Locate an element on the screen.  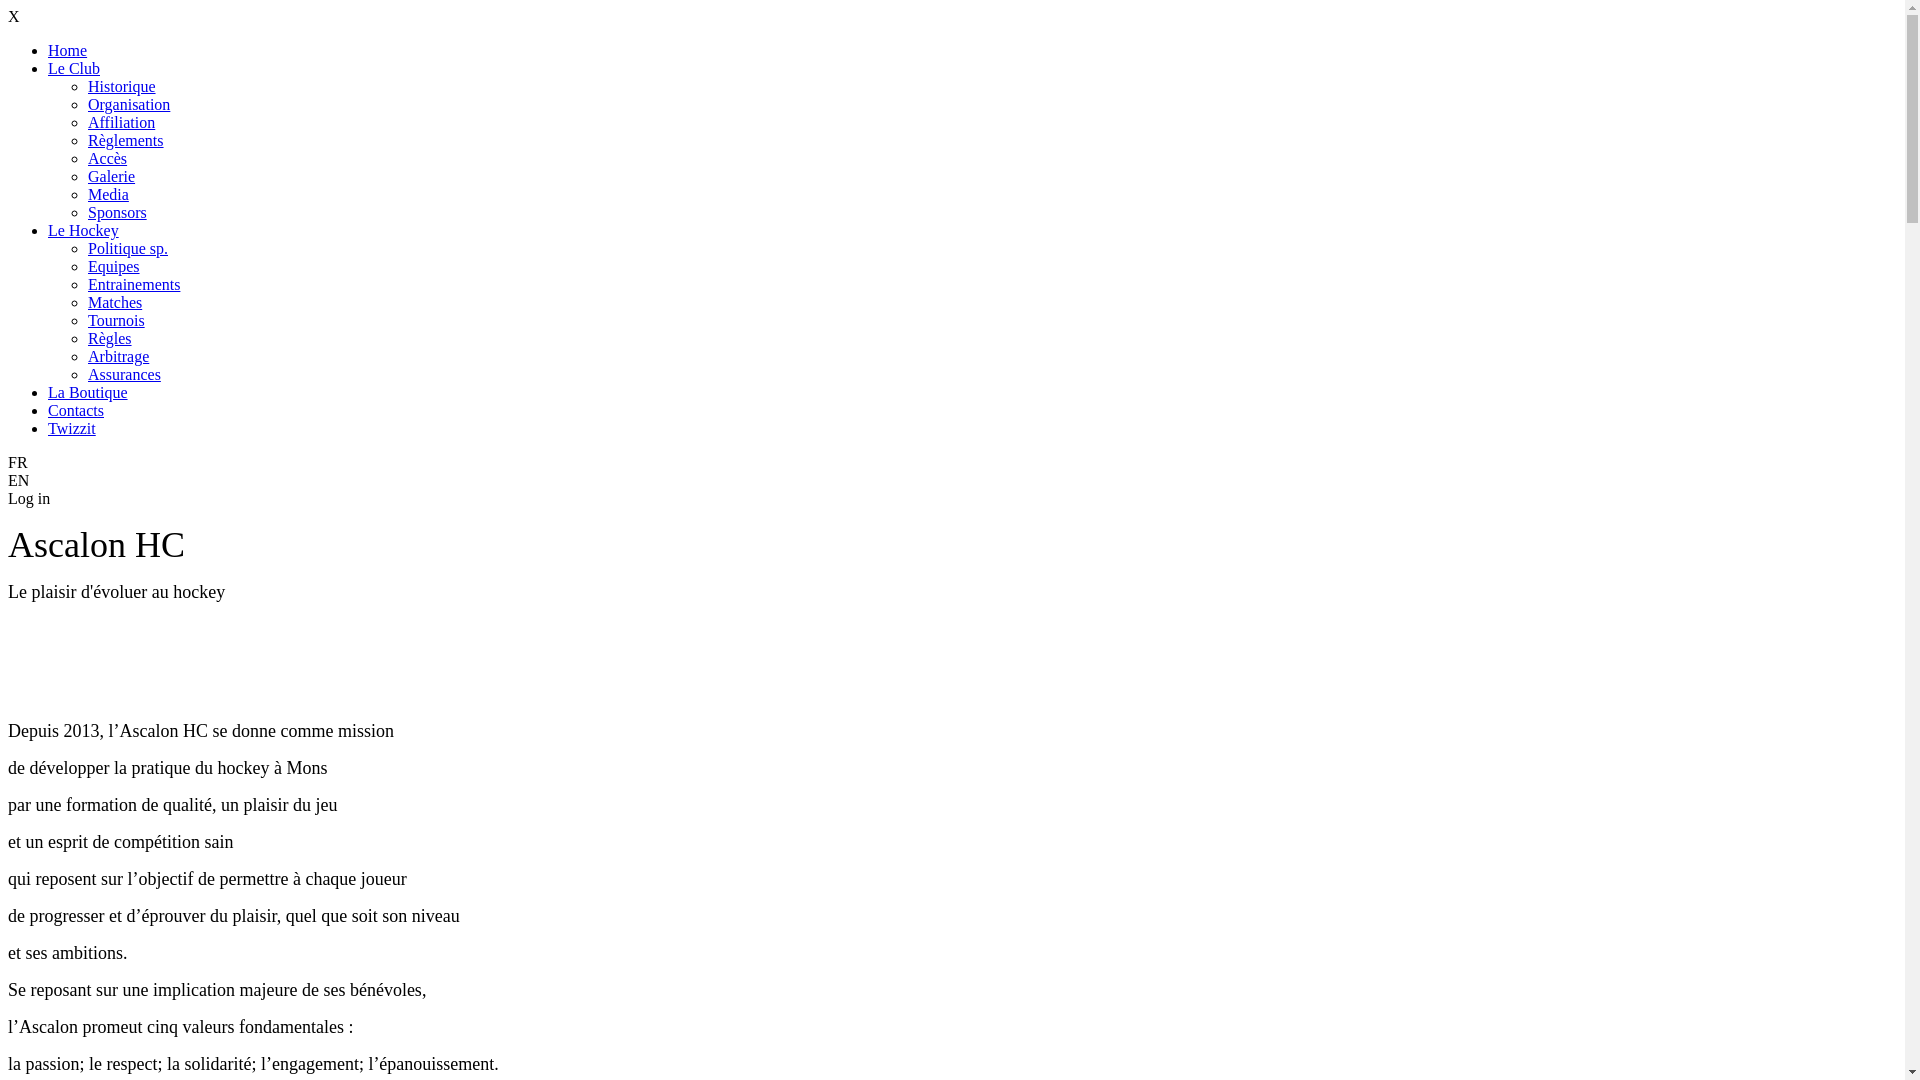
'Entrainements' is located at coordinates (86, 284).